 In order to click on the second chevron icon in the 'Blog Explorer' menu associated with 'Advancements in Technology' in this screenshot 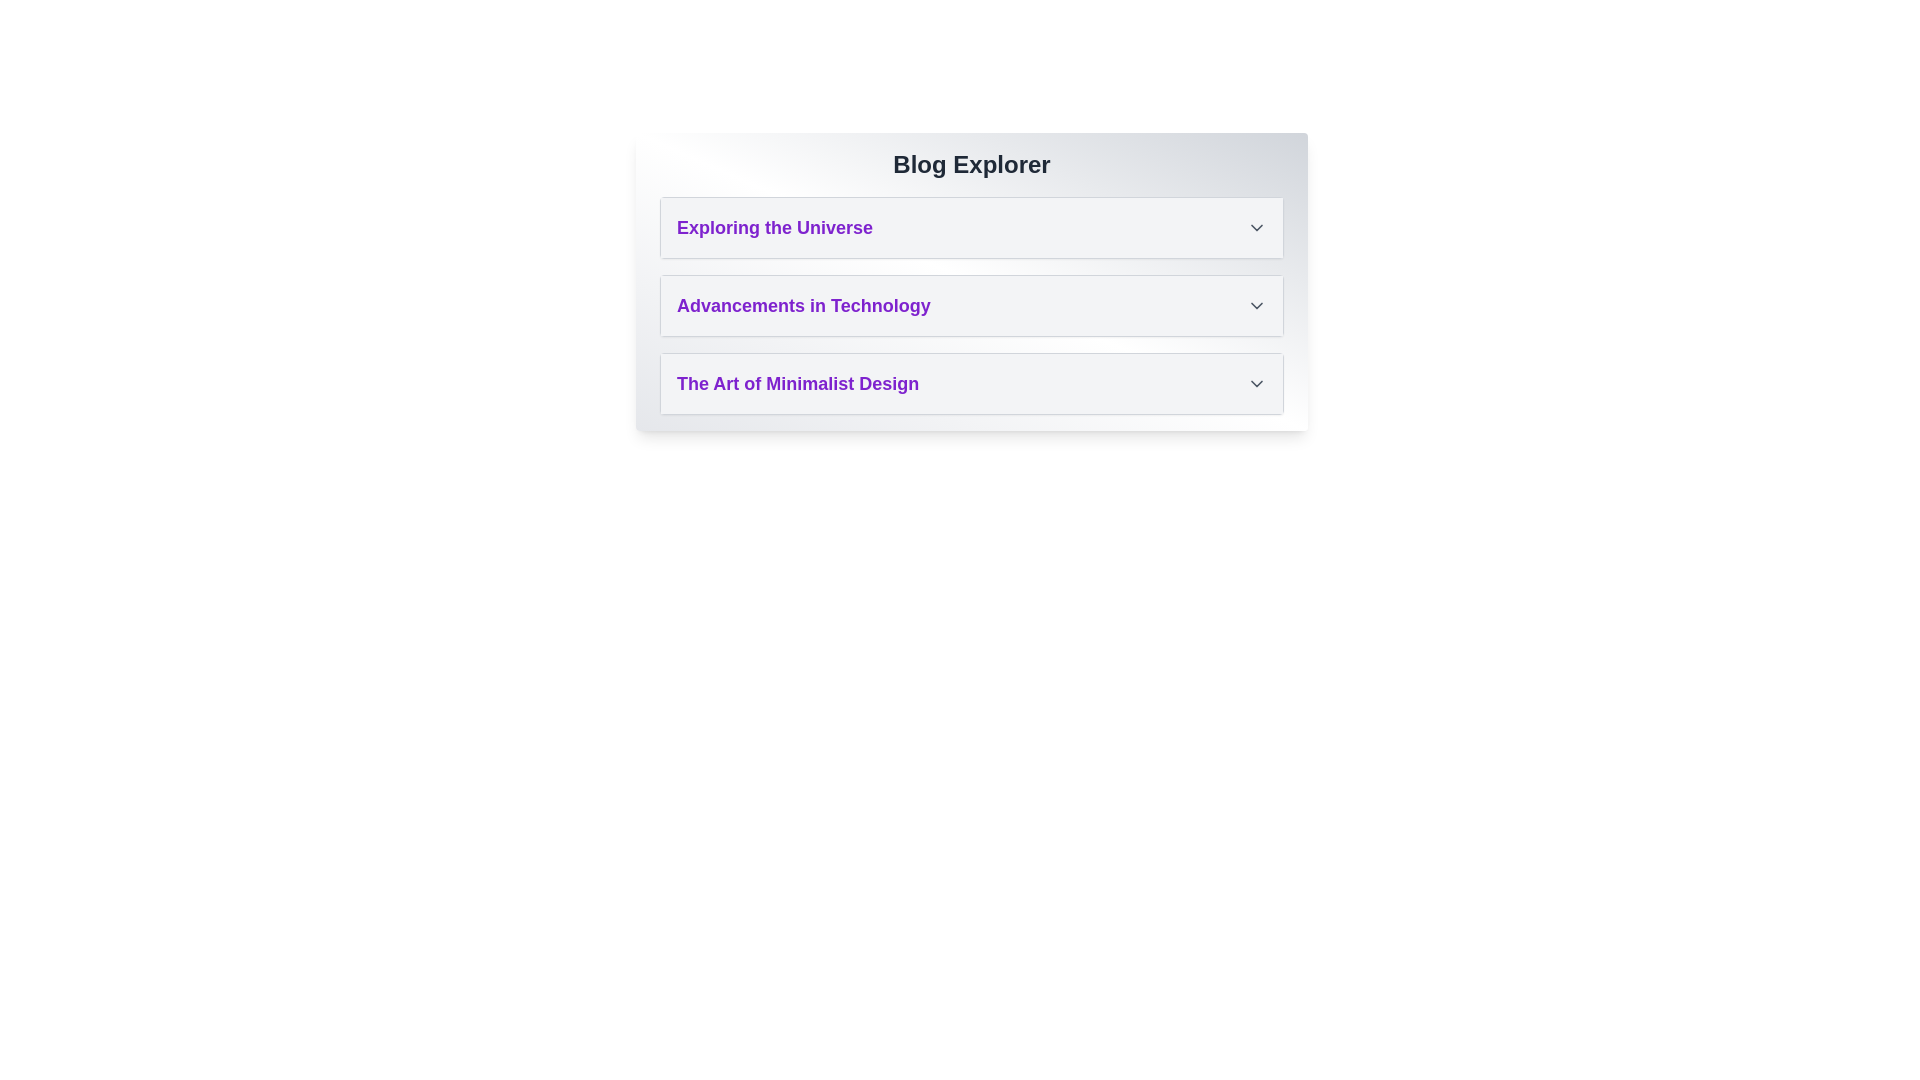, I will do `click(1256, 305)`.